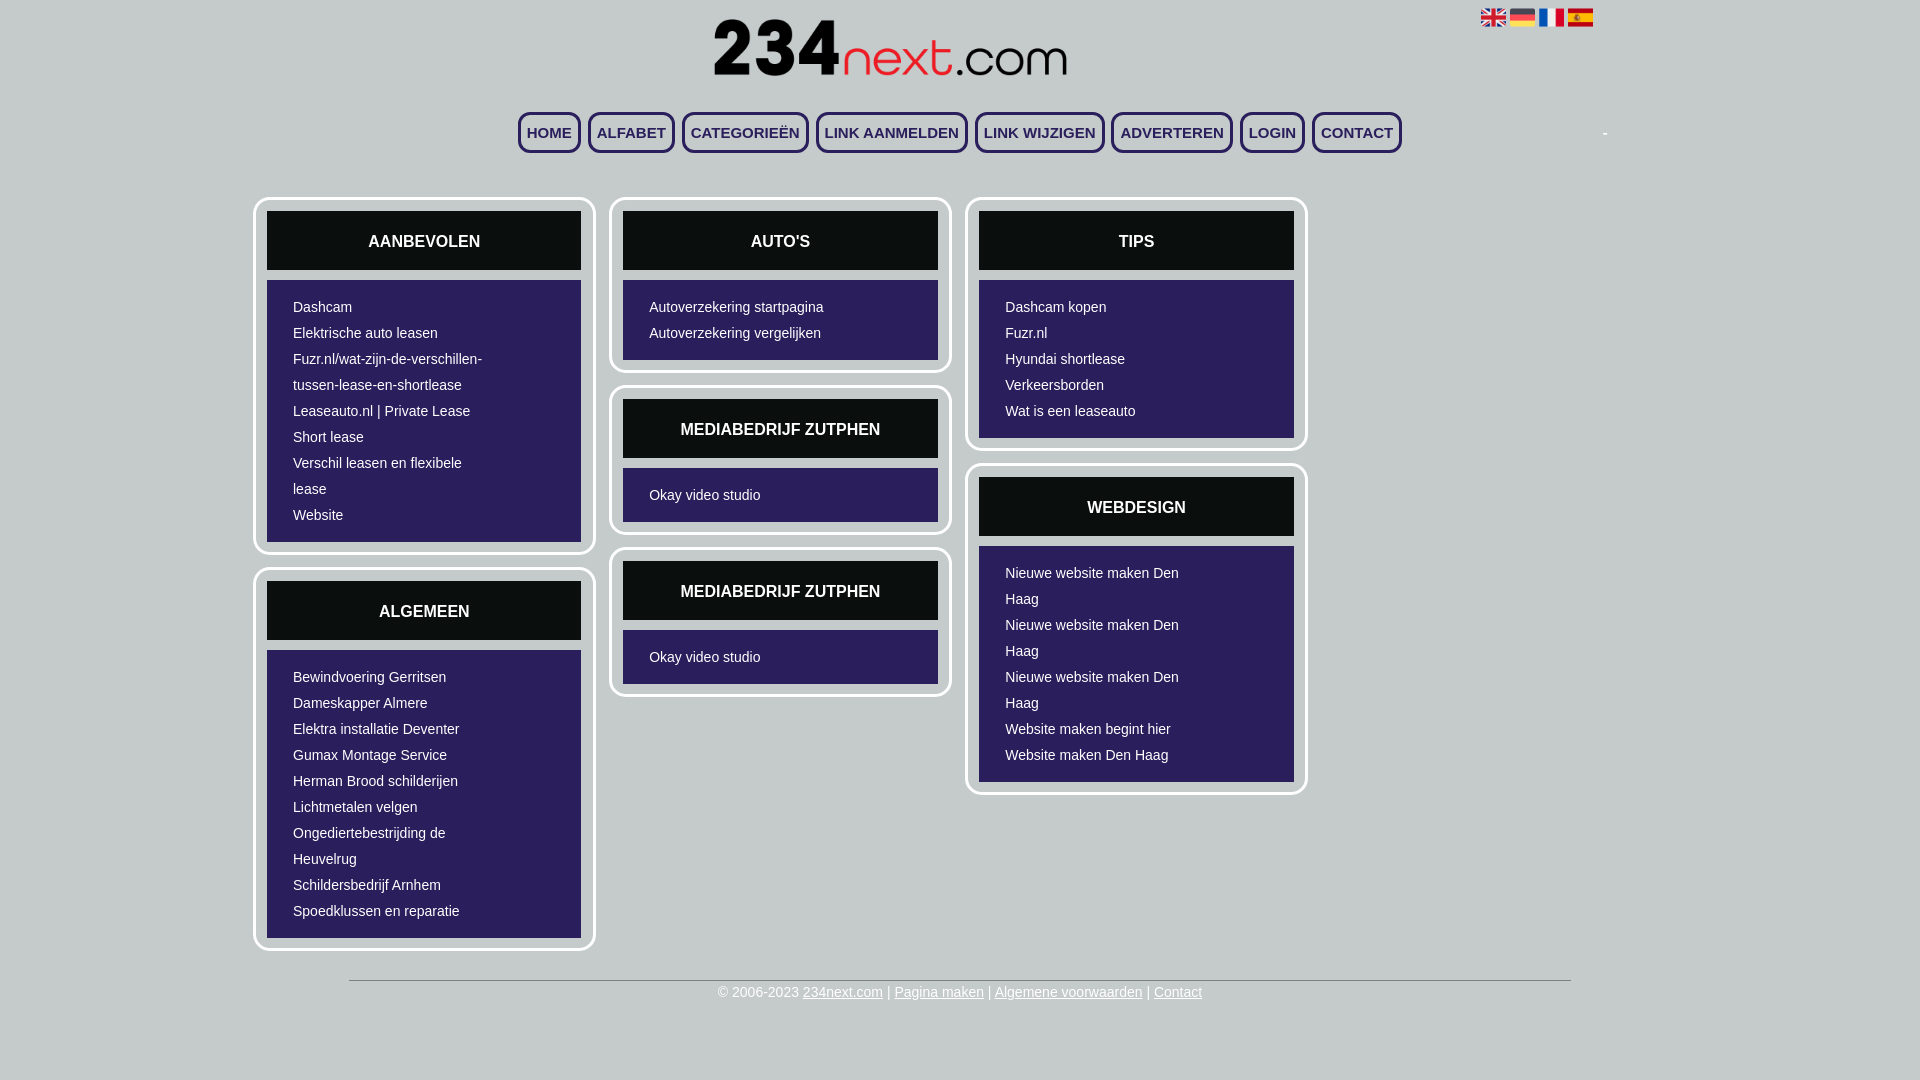 This screenshot has height=1080, width=1920. What do you see at coordinates (389, 435) in the screenshot?
I see `'Short lease'` at bounding box center [389, 435].